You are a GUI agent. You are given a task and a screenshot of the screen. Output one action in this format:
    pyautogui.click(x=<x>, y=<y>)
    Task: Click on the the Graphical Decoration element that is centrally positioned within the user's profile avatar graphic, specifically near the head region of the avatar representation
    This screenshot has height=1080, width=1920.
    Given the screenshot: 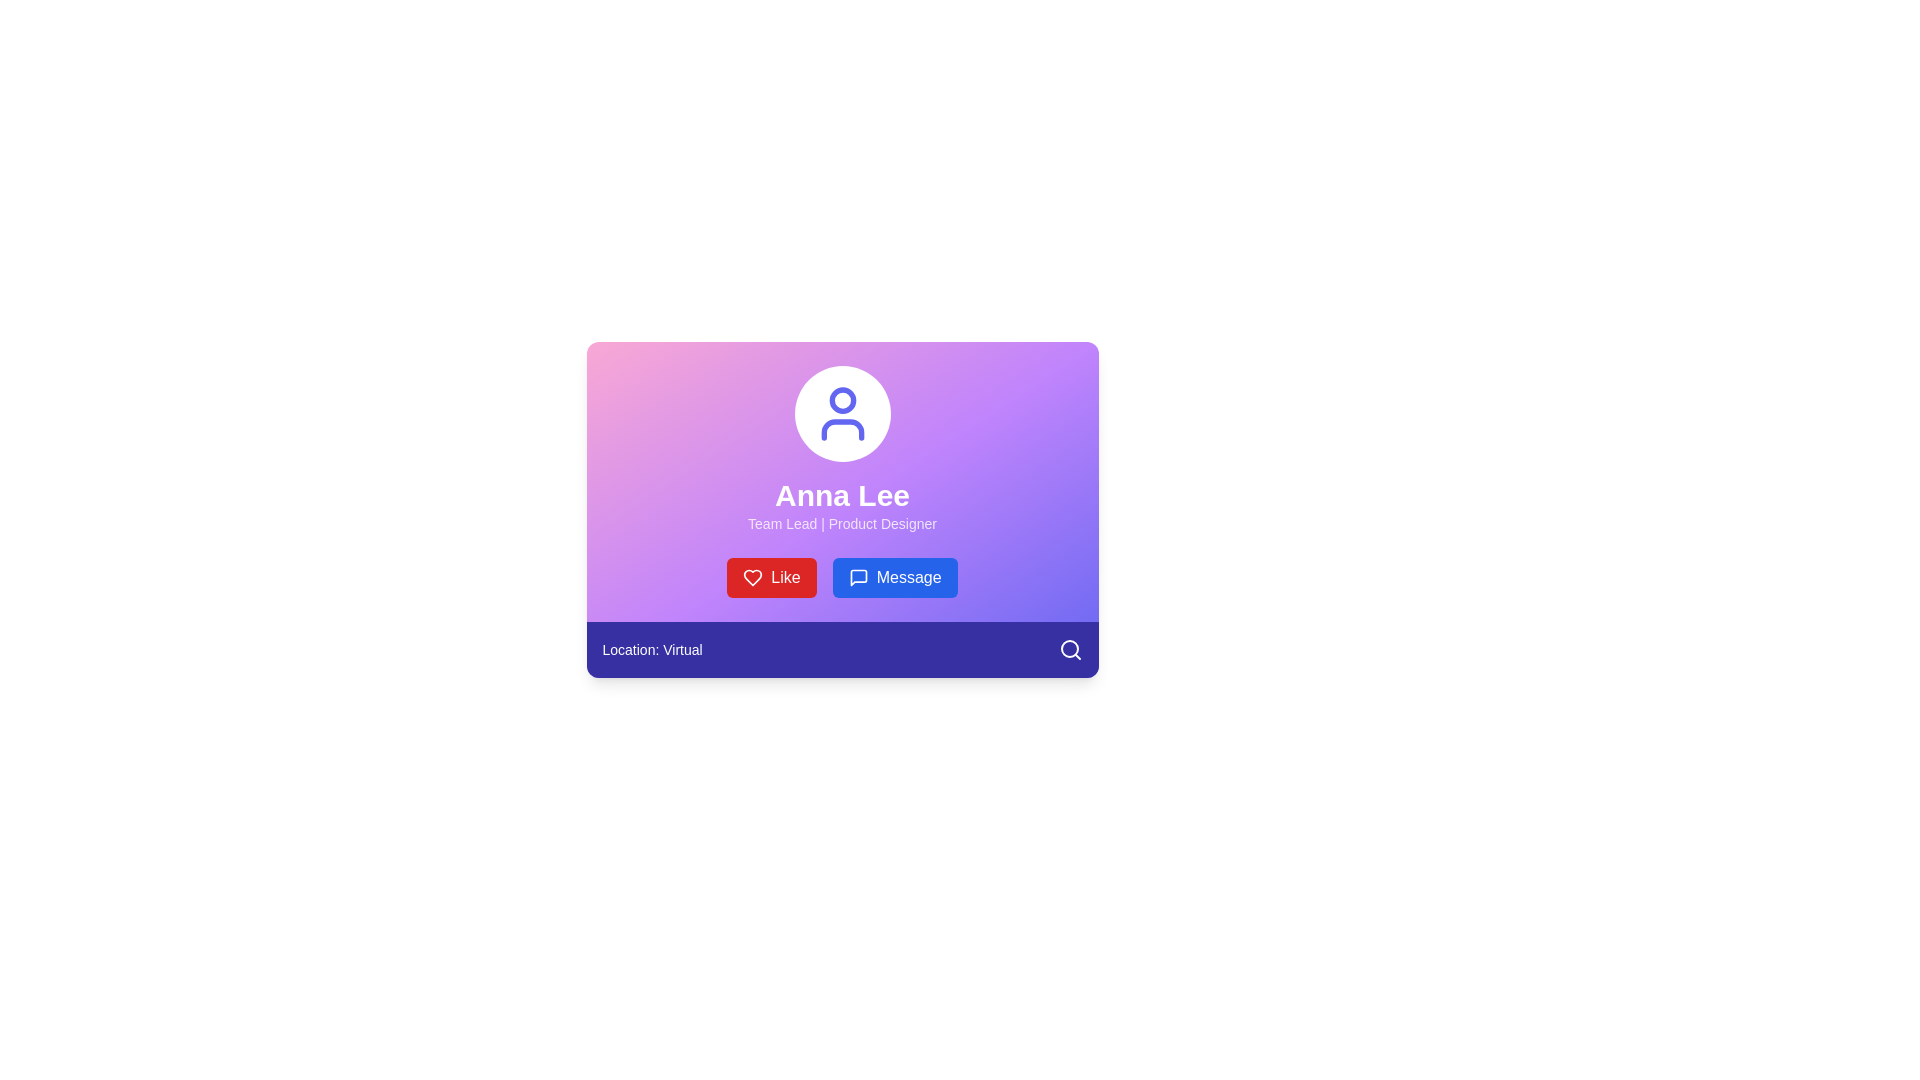 What is the action you would take?
    pyautogui.click(x=842, y=400)
    